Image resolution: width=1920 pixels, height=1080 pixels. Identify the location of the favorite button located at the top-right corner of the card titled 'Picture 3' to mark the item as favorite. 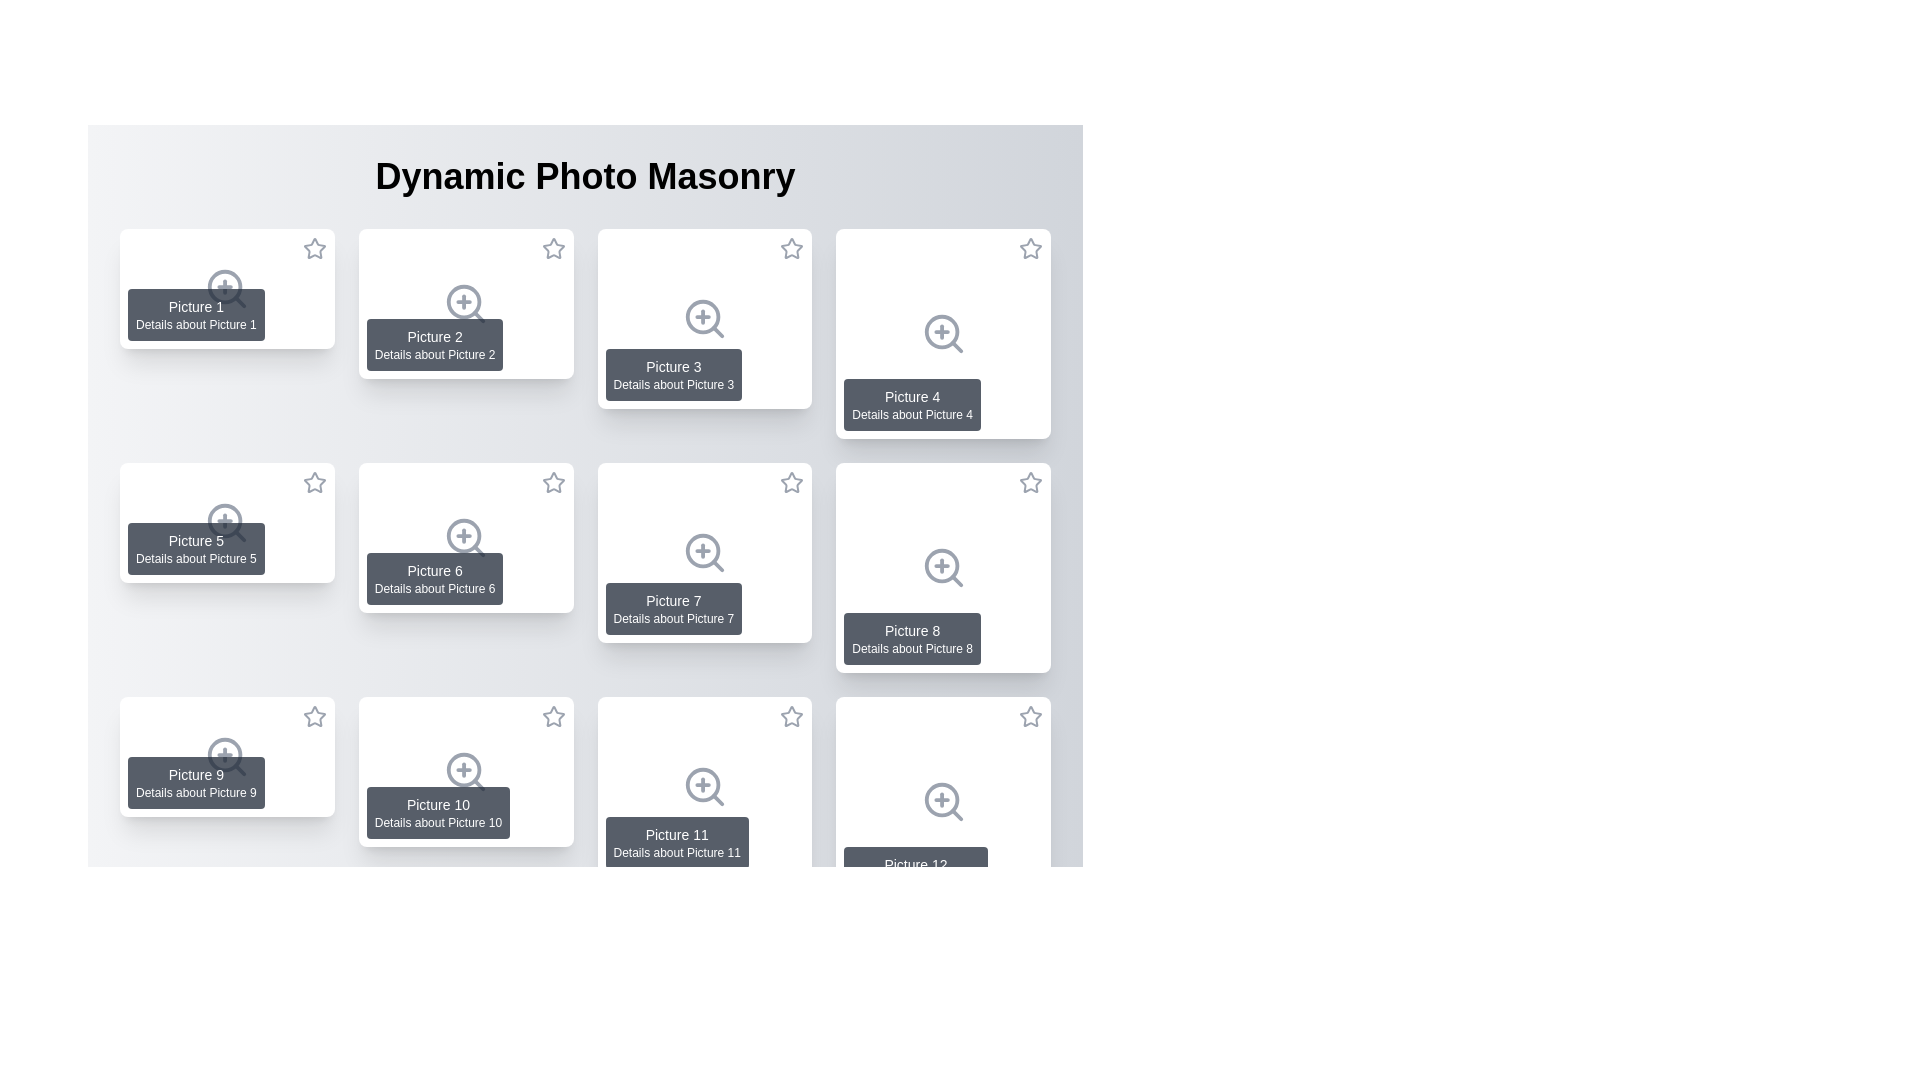
(791, 251).